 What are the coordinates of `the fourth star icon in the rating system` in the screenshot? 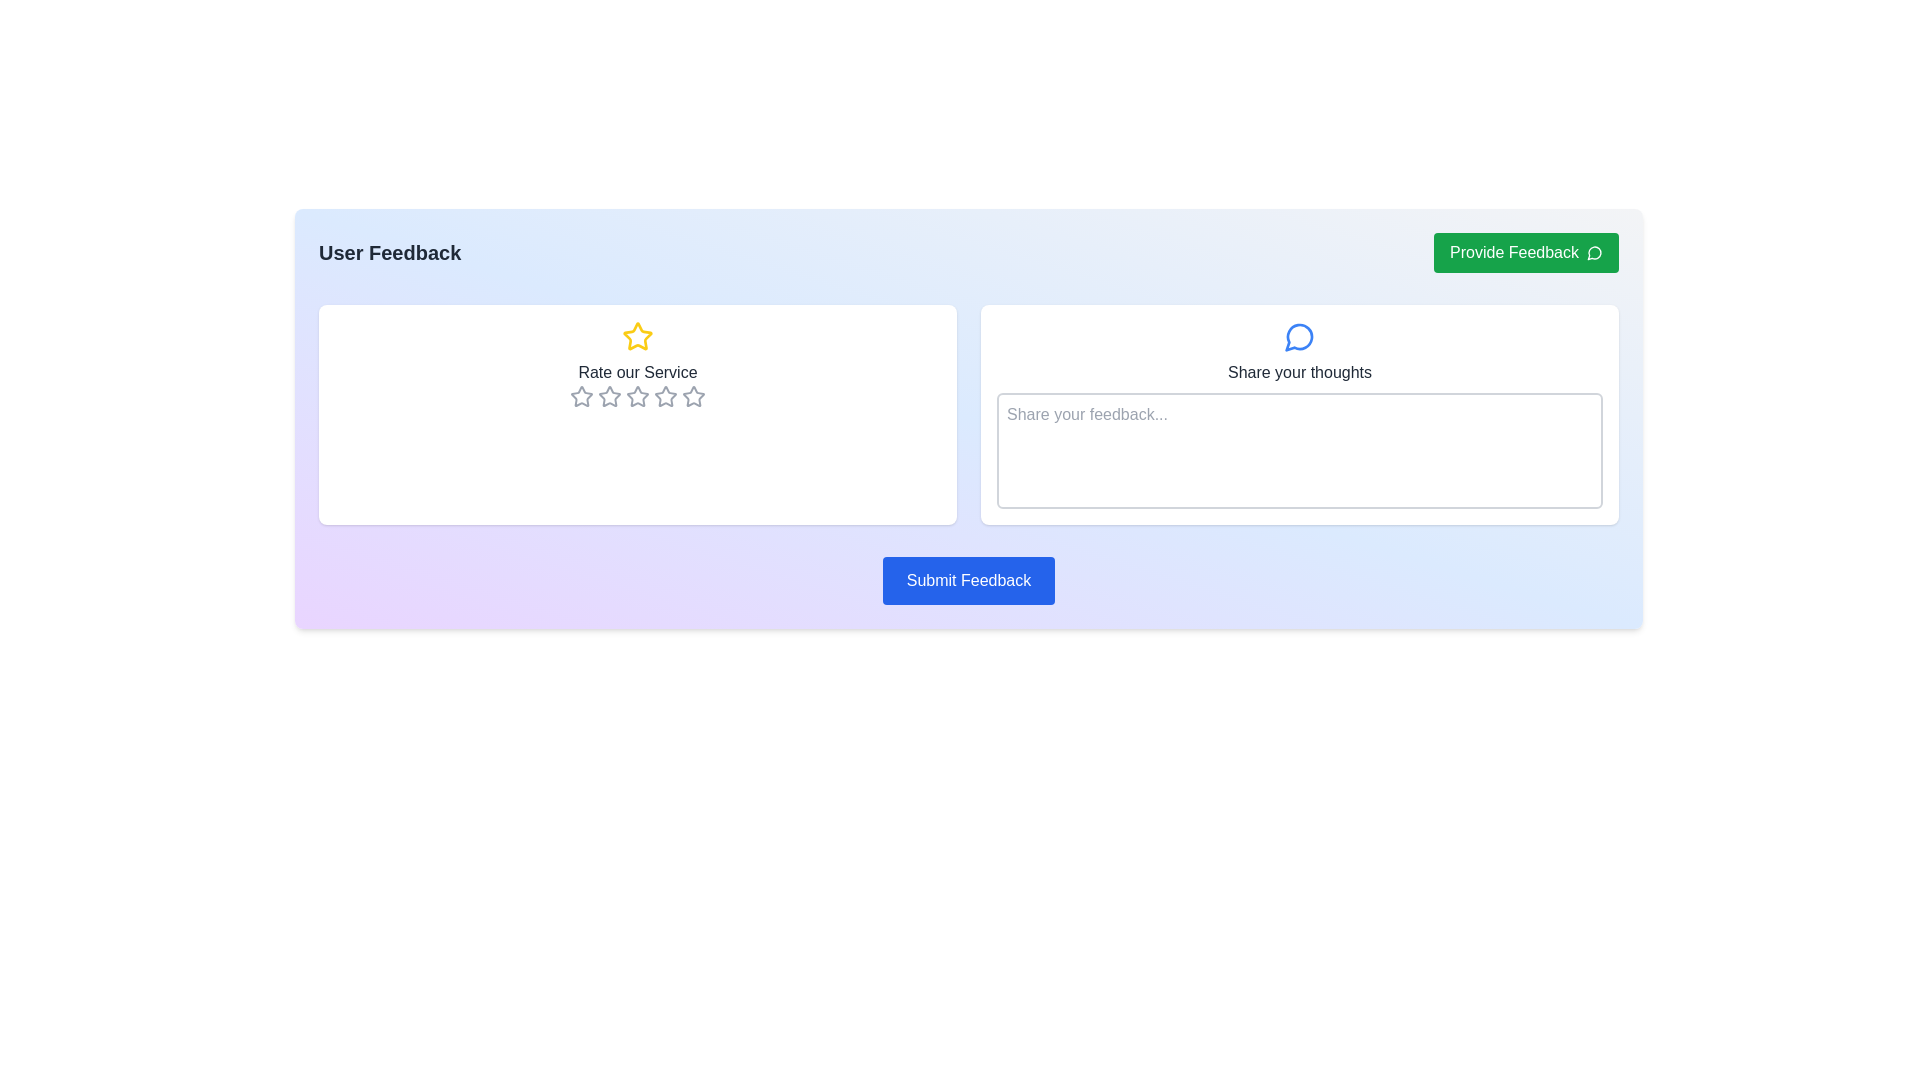 It's located at (694, 396).